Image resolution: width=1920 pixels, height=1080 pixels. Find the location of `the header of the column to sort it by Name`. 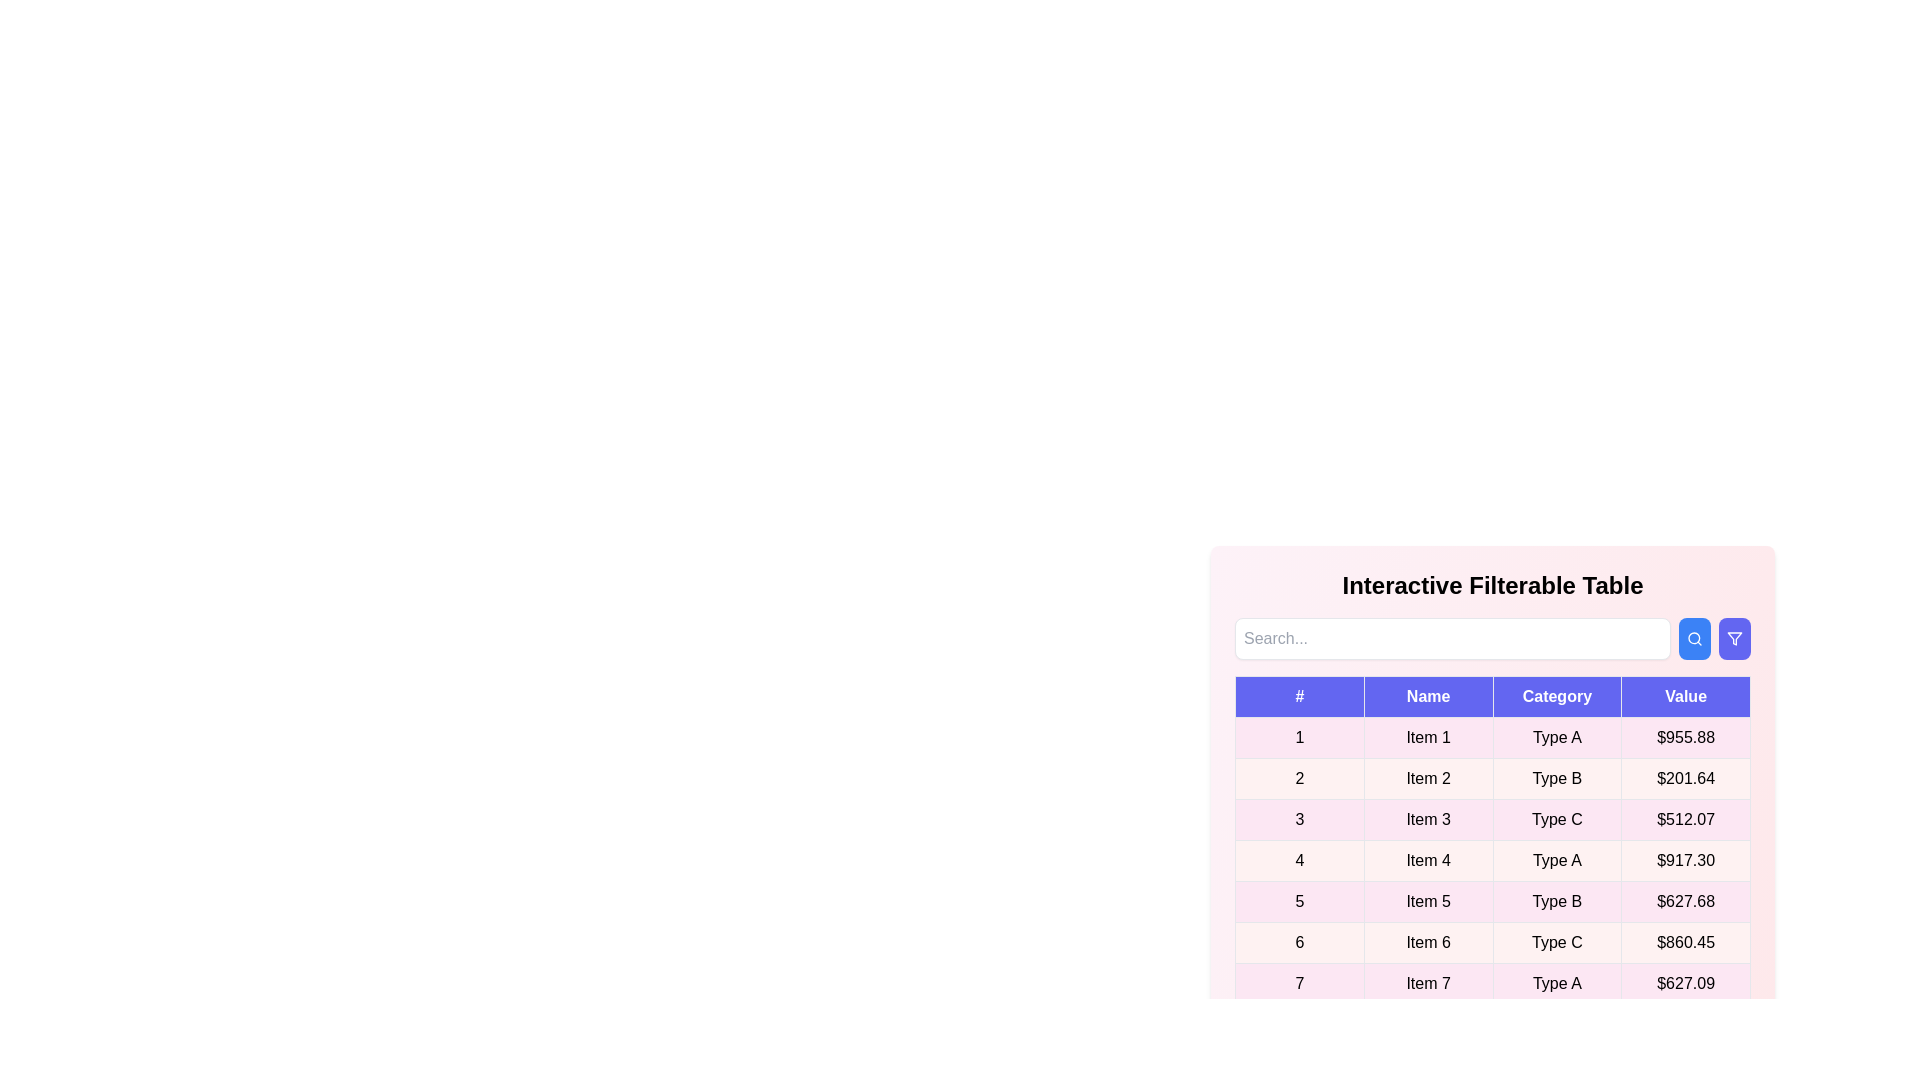

the header of the column to sort it by Name is located at coordinates (1427, 696).